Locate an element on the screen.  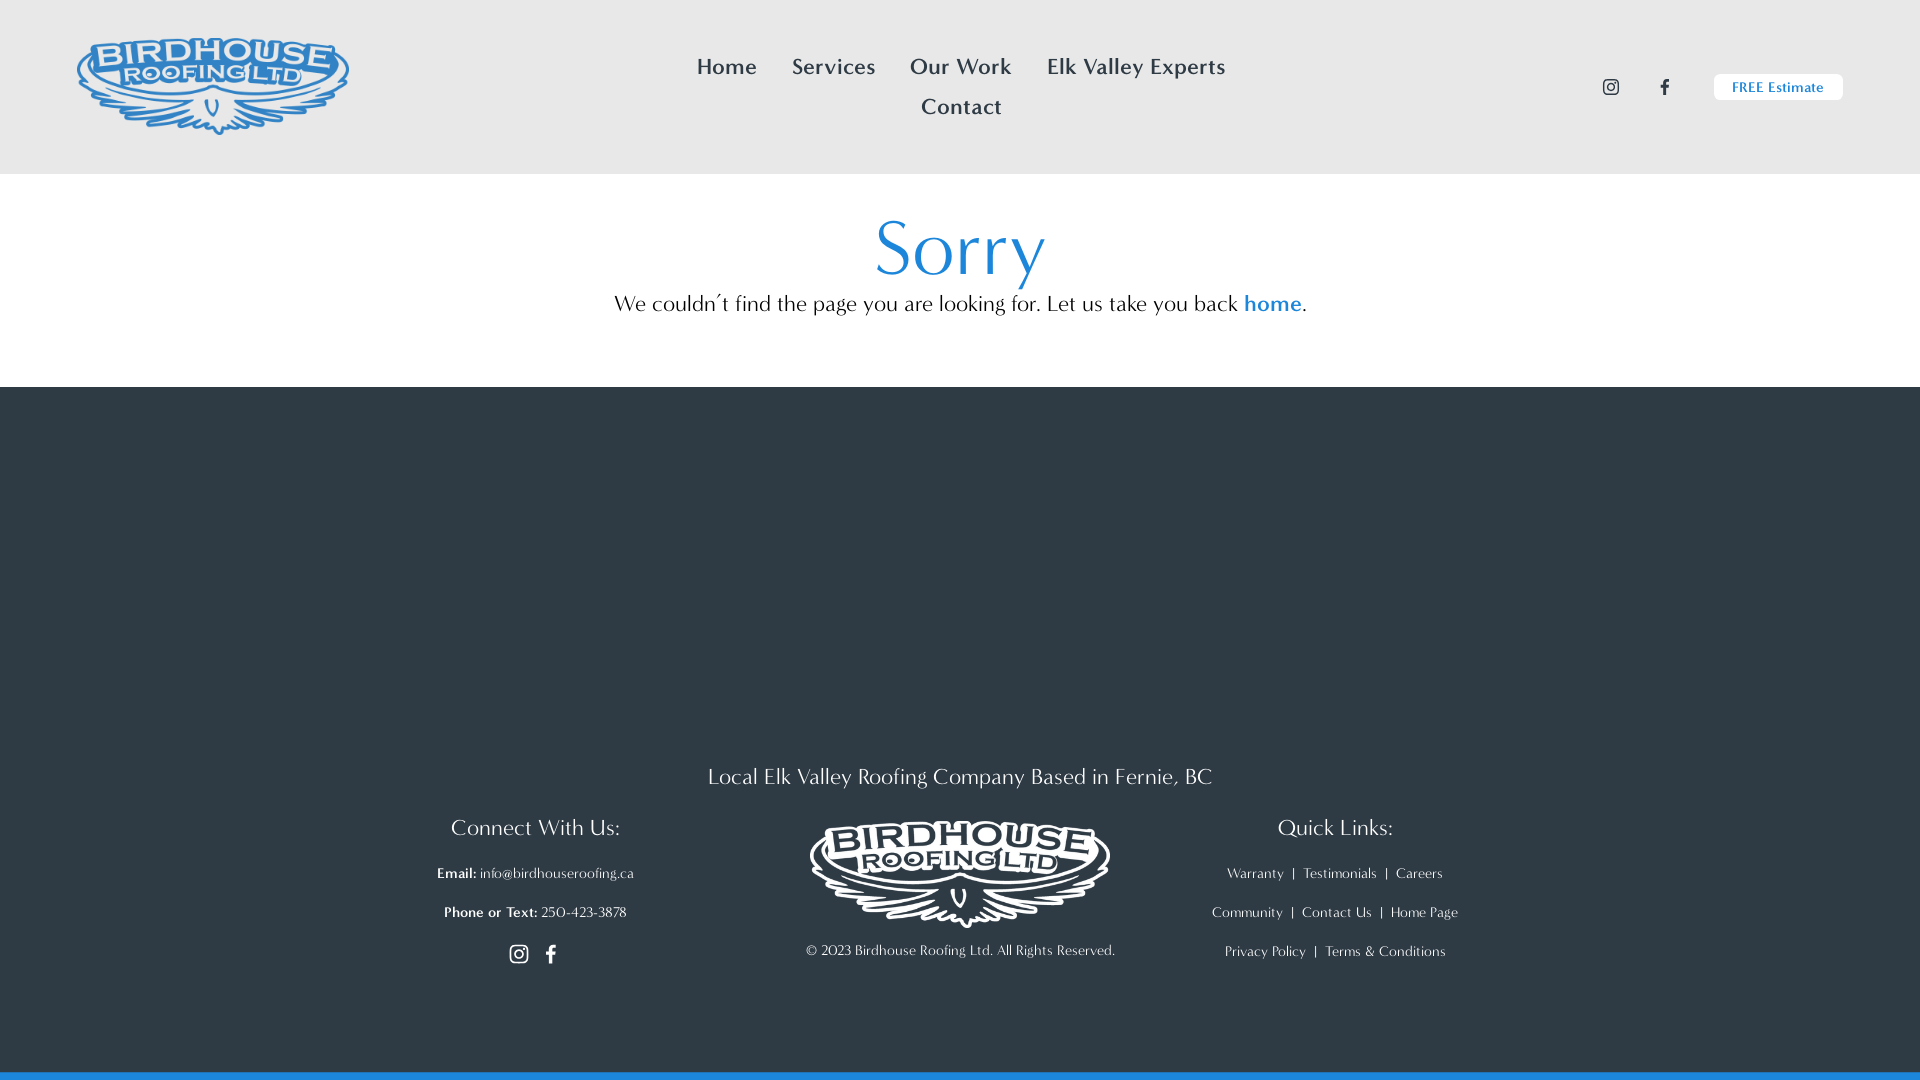
'Elk Valley Experts' is located at coordinates (1136, 65).